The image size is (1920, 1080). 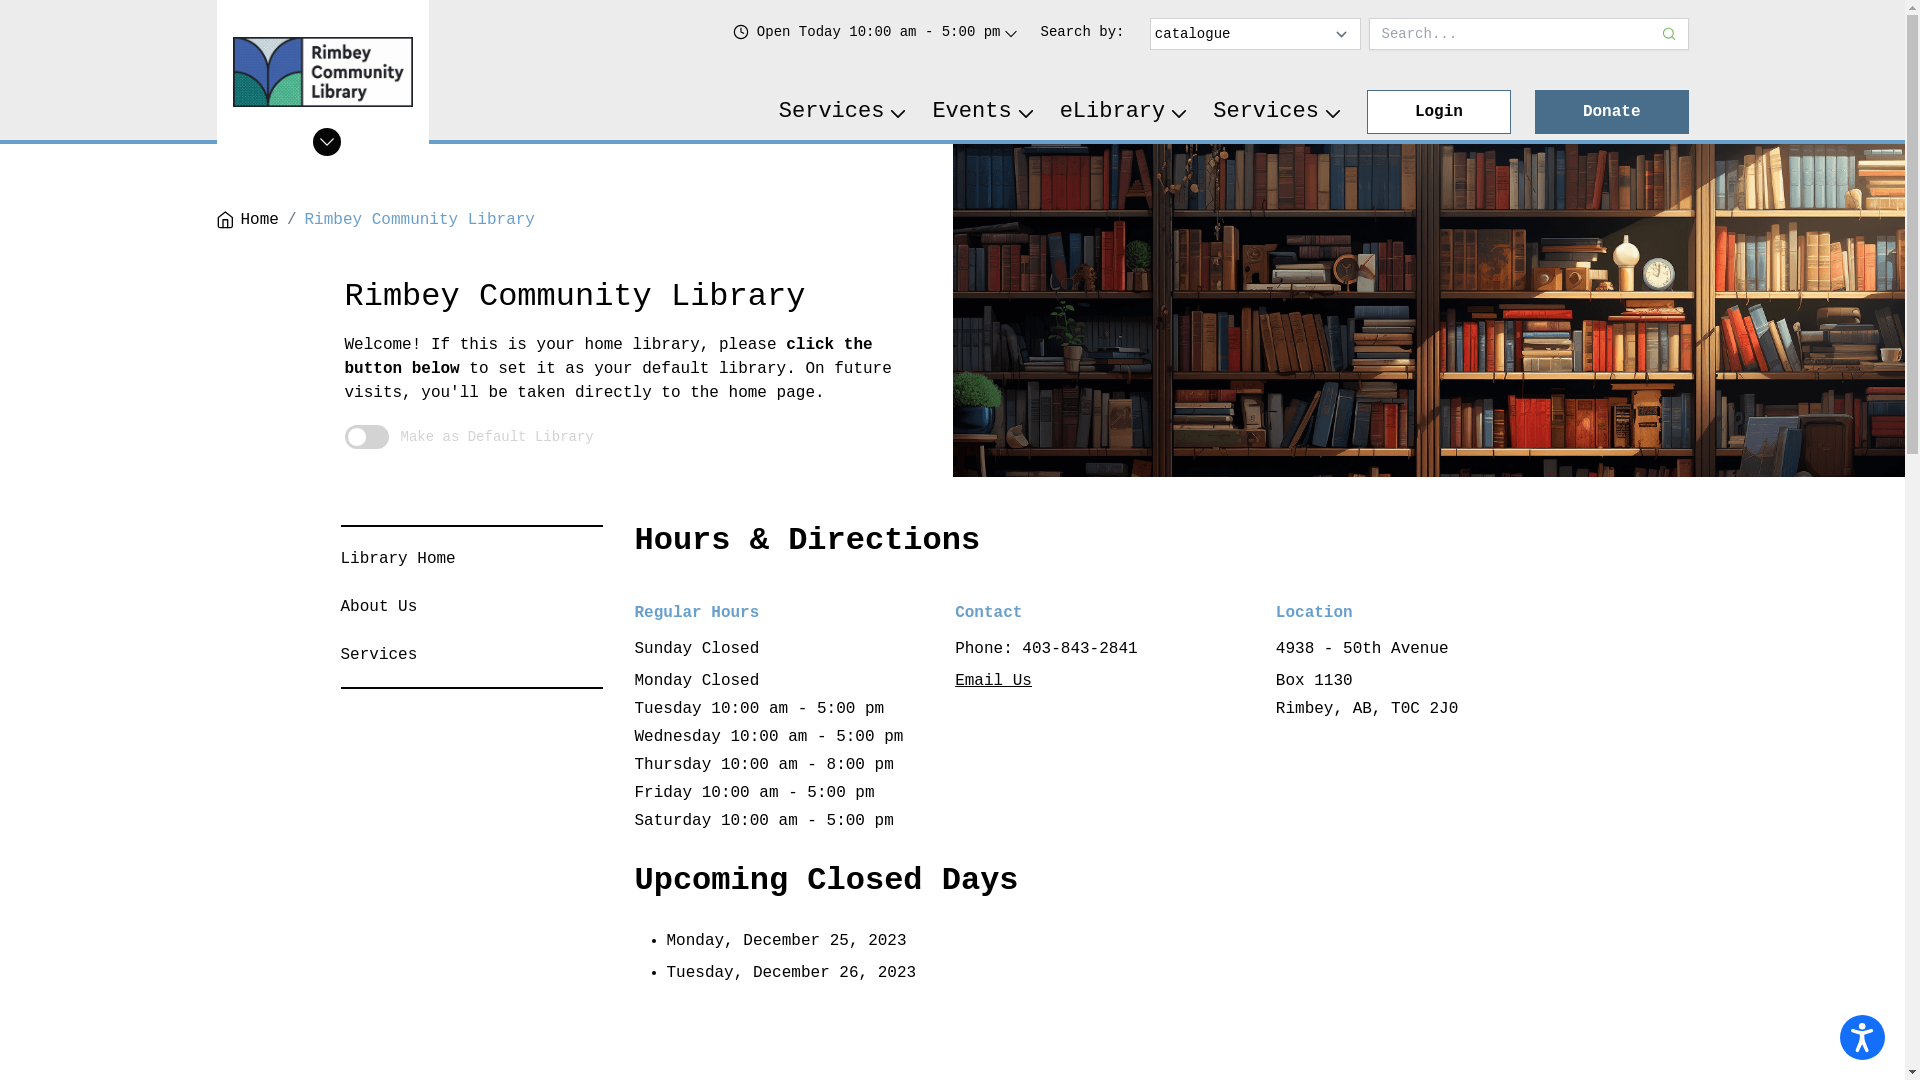 What do you see at coordinates (397, 559) in the screenshot?
I see `'Library Home'` at bounding box center [397, 559].